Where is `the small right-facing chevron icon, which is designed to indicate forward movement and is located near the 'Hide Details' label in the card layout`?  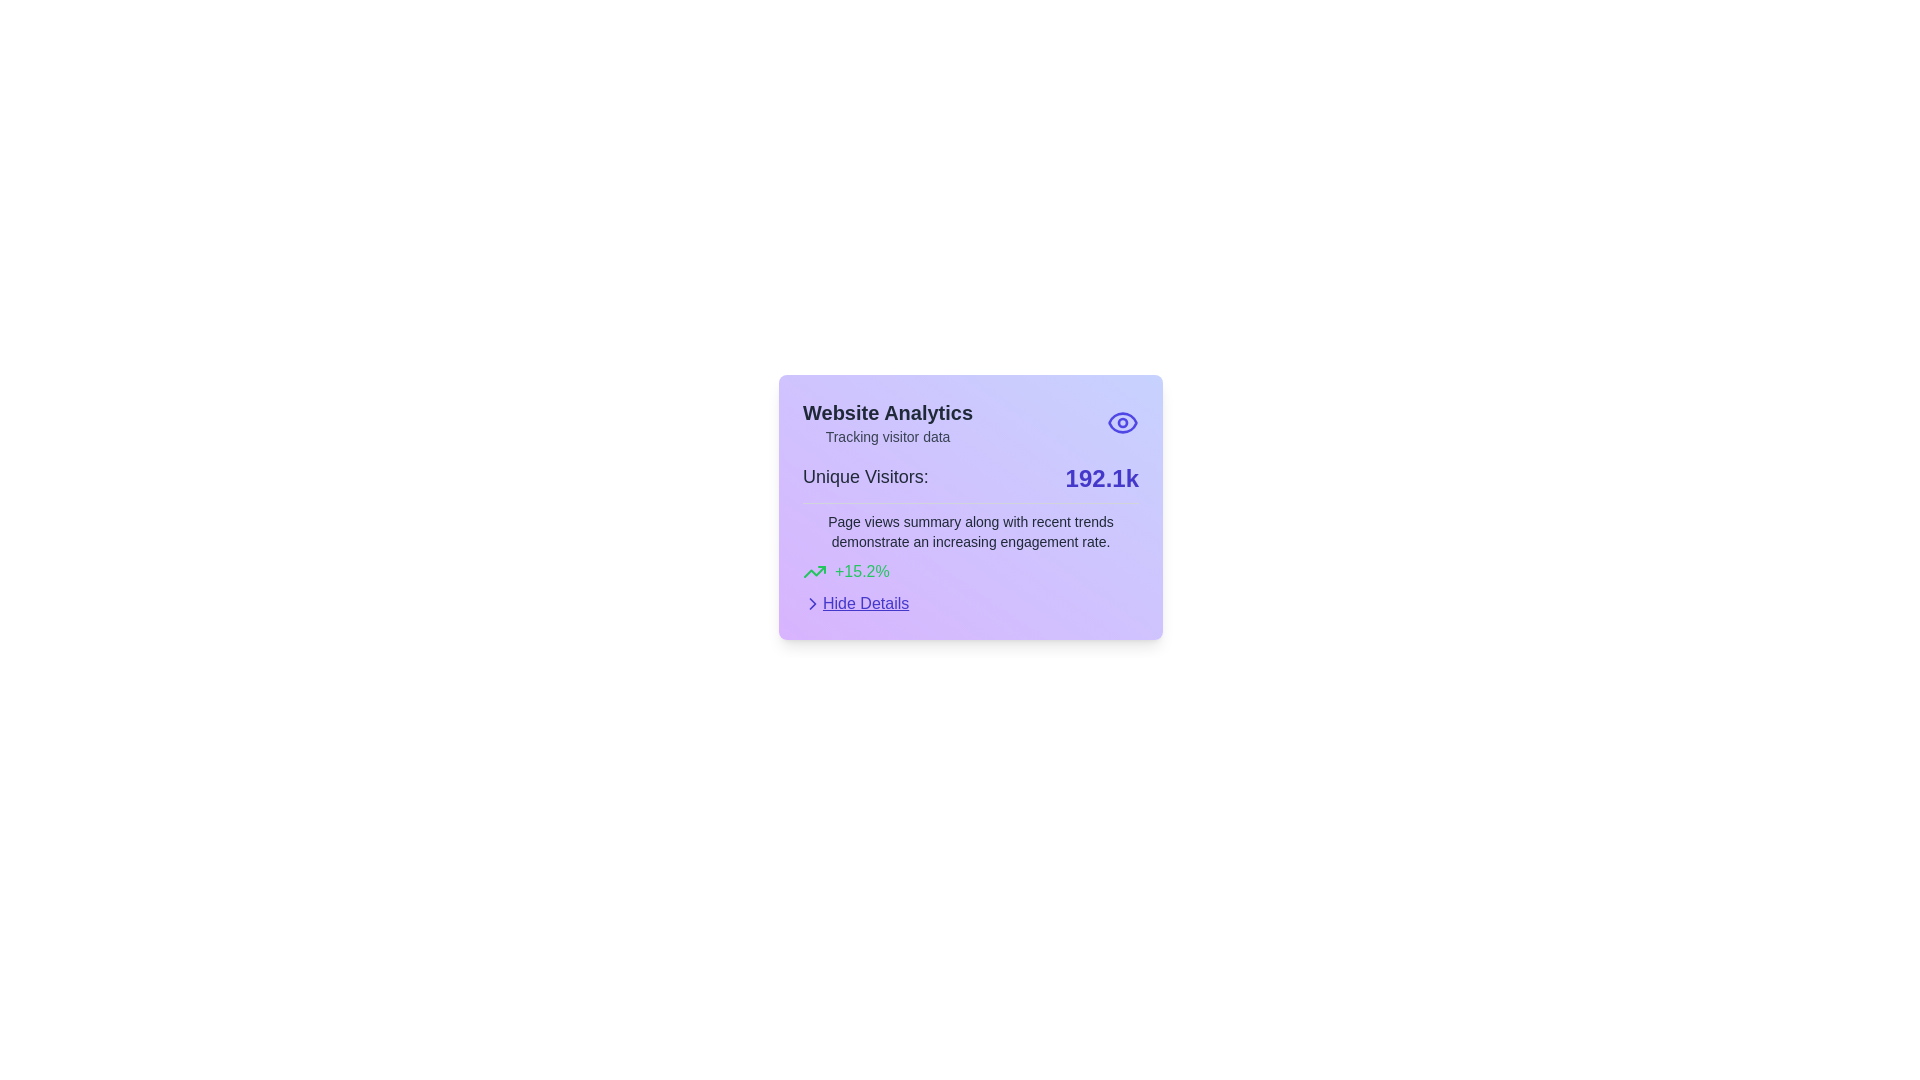 the small right-facing chevron icon, which is designed to indicate forward movement and is located near the 'Hide Details' label in the card layout is located at coordinates (812, 603).